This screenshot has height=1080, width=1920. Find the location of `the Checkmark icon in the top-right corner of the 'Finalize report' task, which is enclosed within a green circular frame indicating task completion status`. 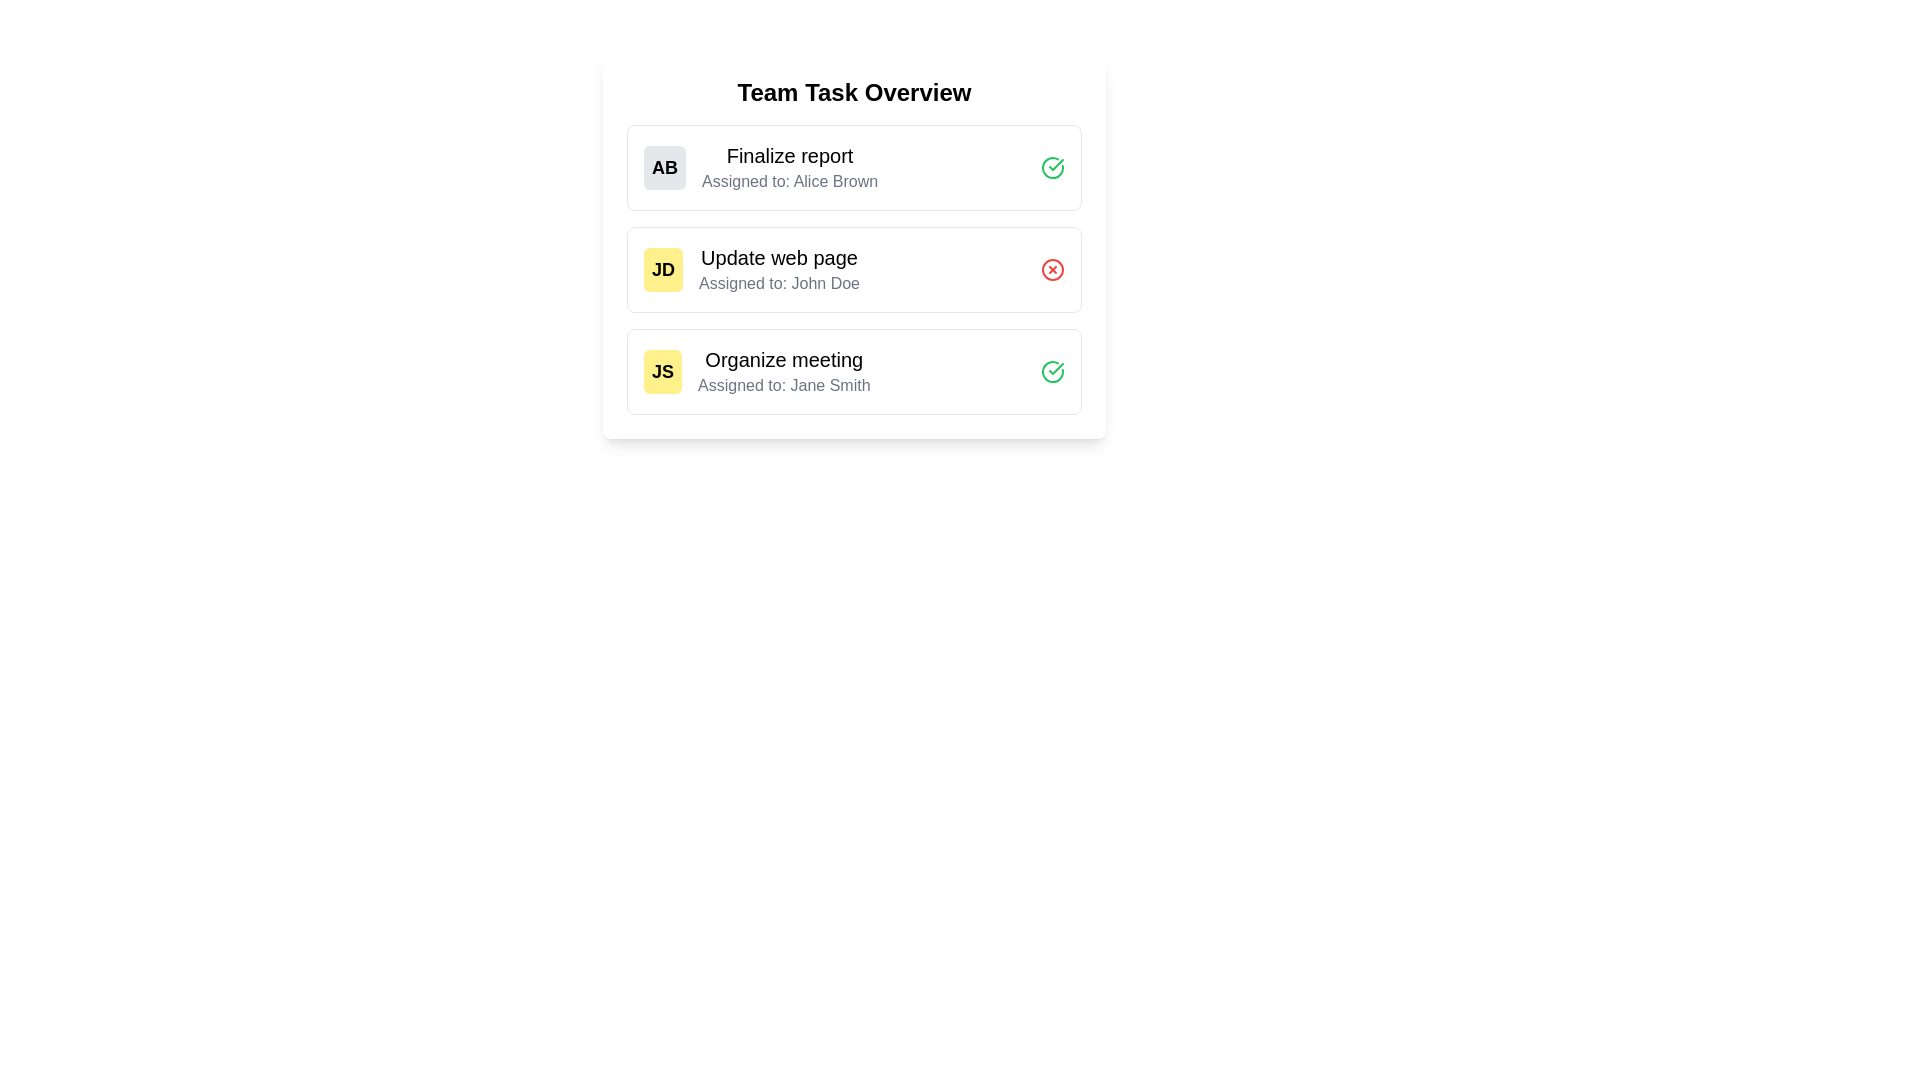

the Checkmark icon in the top-right corner of the 'Finalize report' task, which is enclosed within a green circular frame indicating task completion status is located at coordinates (1055, 369).